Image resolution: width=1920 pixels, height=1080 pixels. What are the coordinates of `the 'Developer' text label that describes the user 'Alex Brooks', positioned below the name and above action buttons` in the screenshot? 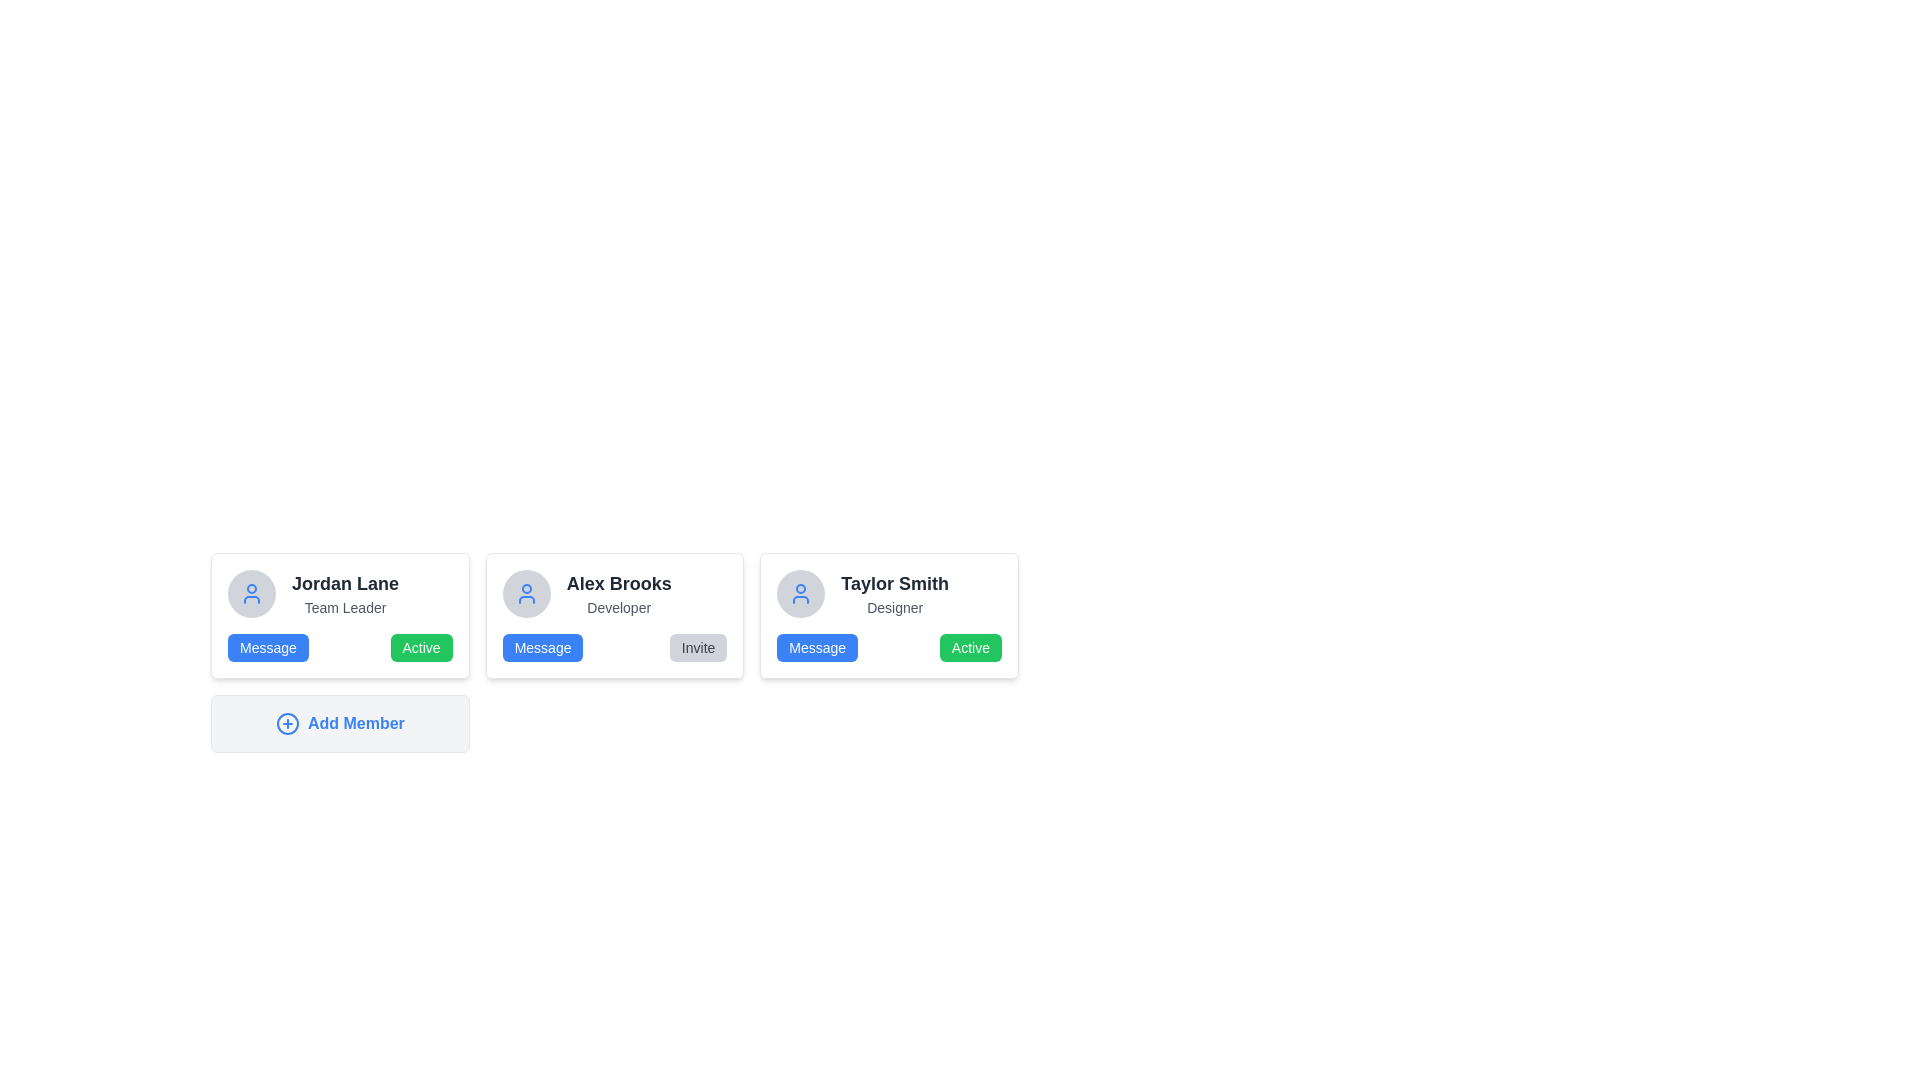 It's located at (618, 607).